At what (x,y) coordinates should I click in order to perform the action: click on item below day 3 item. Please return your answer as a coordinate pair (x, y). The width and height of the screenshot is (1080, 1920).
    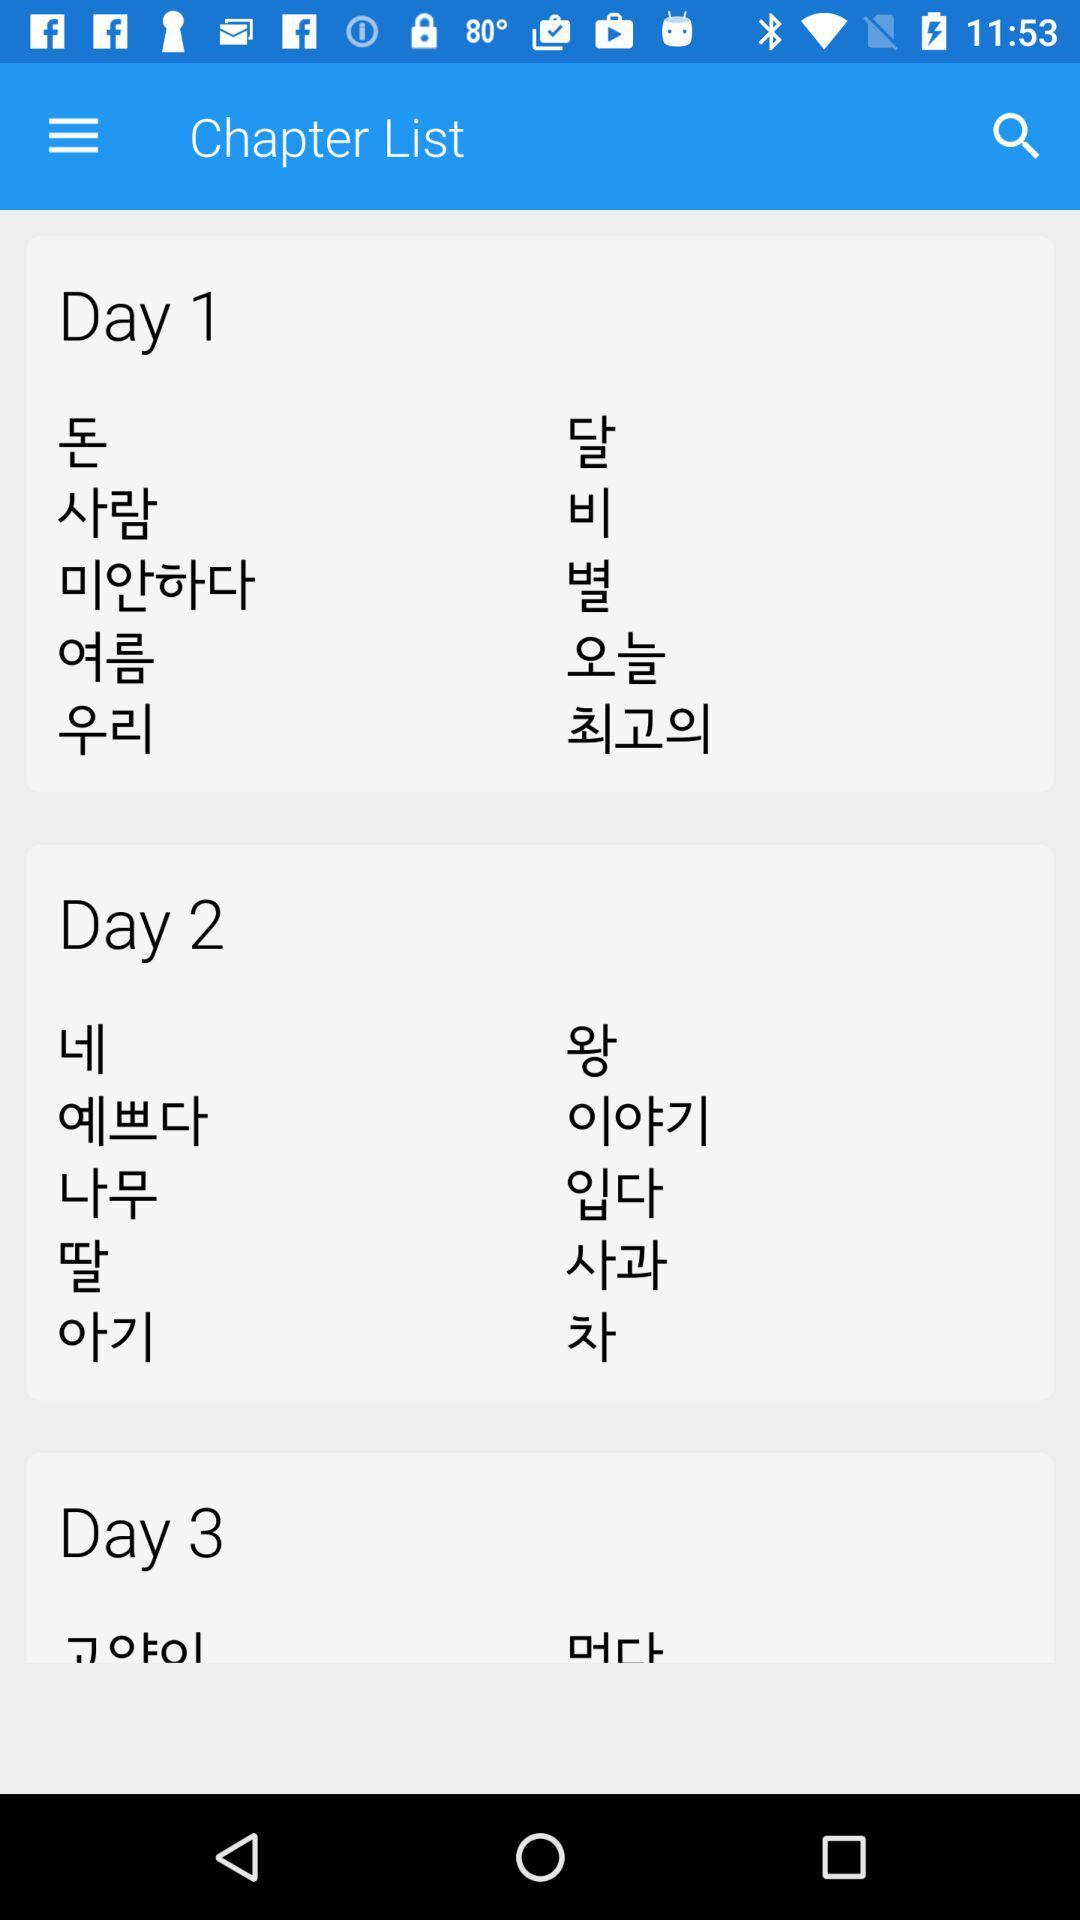
    Looking at the image, I should click on (285, 1632).